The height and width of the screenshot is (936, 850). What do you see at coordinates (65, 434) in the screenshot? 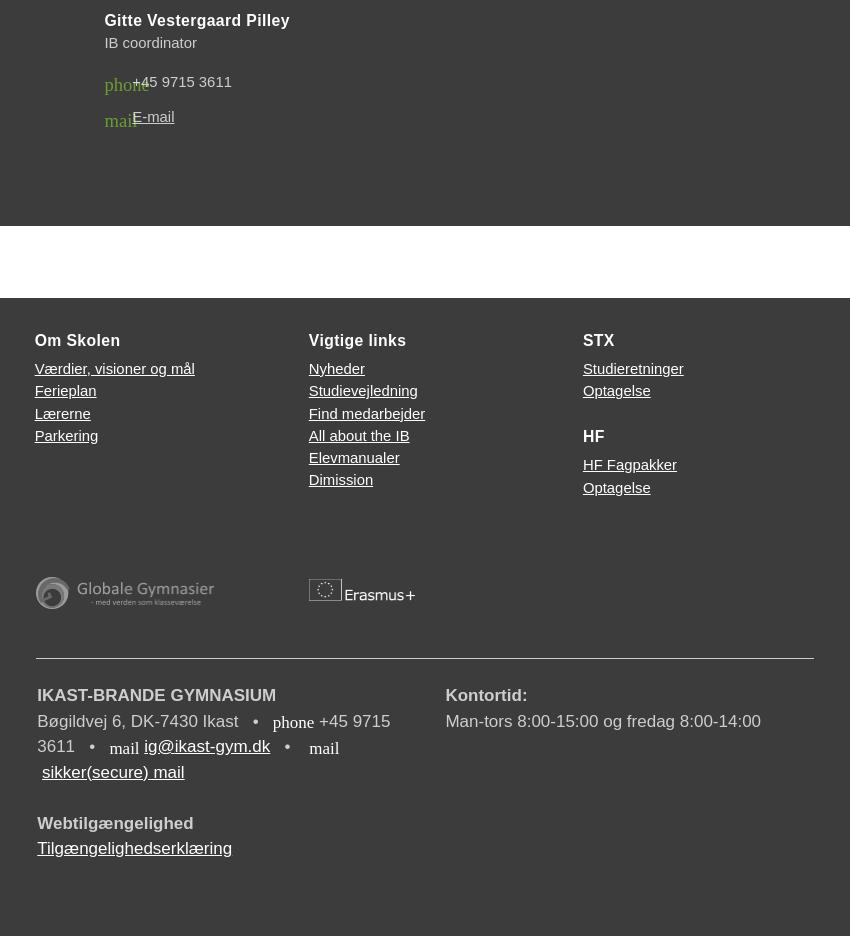
I see `'Parkering'` at bounding box center [65, 434].